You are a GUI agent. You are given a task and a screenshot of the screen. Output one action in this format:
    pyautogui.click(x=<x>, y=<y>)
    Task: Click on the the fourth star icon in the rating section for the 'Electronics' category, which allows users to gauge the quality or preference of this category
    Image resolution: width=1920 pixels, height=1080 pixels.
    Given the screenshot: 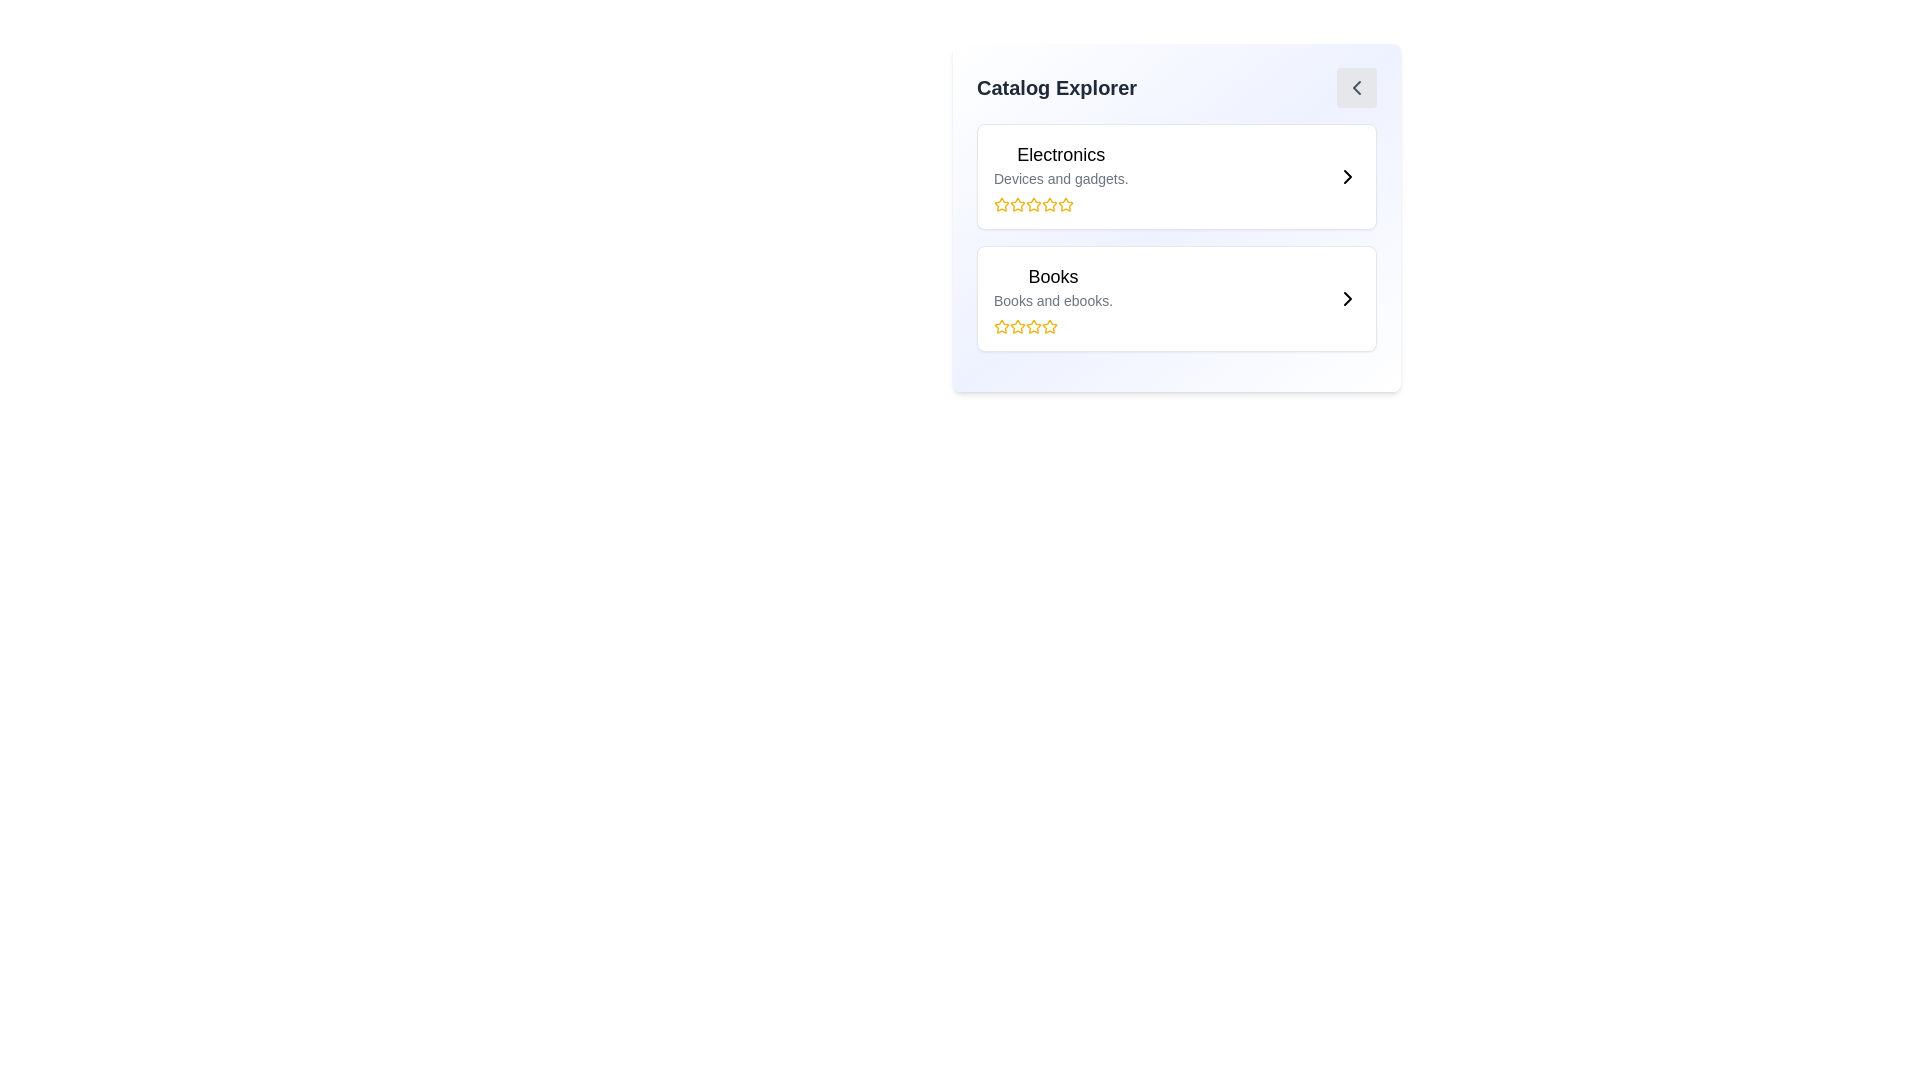 What is the action you would take?
    pyautogui.click(x=1033, y=204)
    